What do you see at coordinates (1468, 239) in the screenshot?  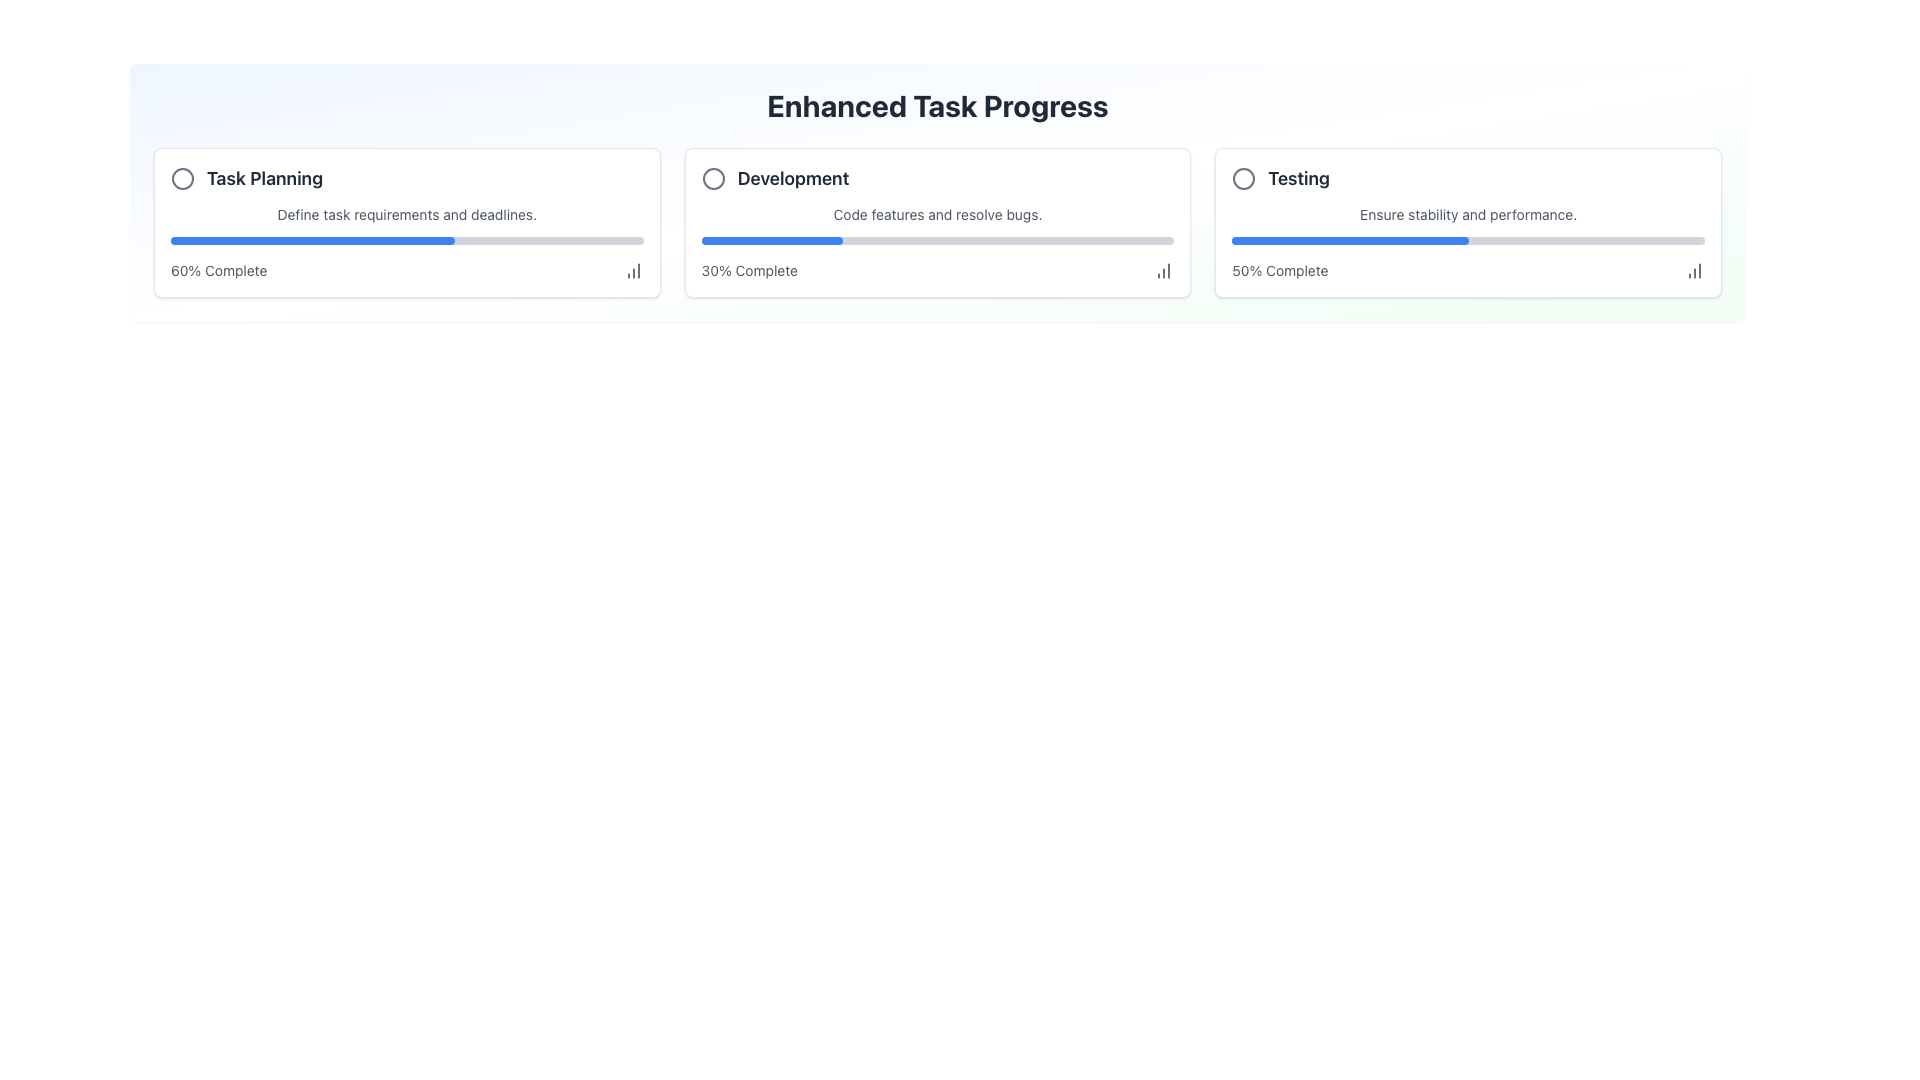 I see `the progress level of the Progress Bar located within the 'Testing' card of the 'Enhanced Task Progress' section` at bounding box center [1468, 239].